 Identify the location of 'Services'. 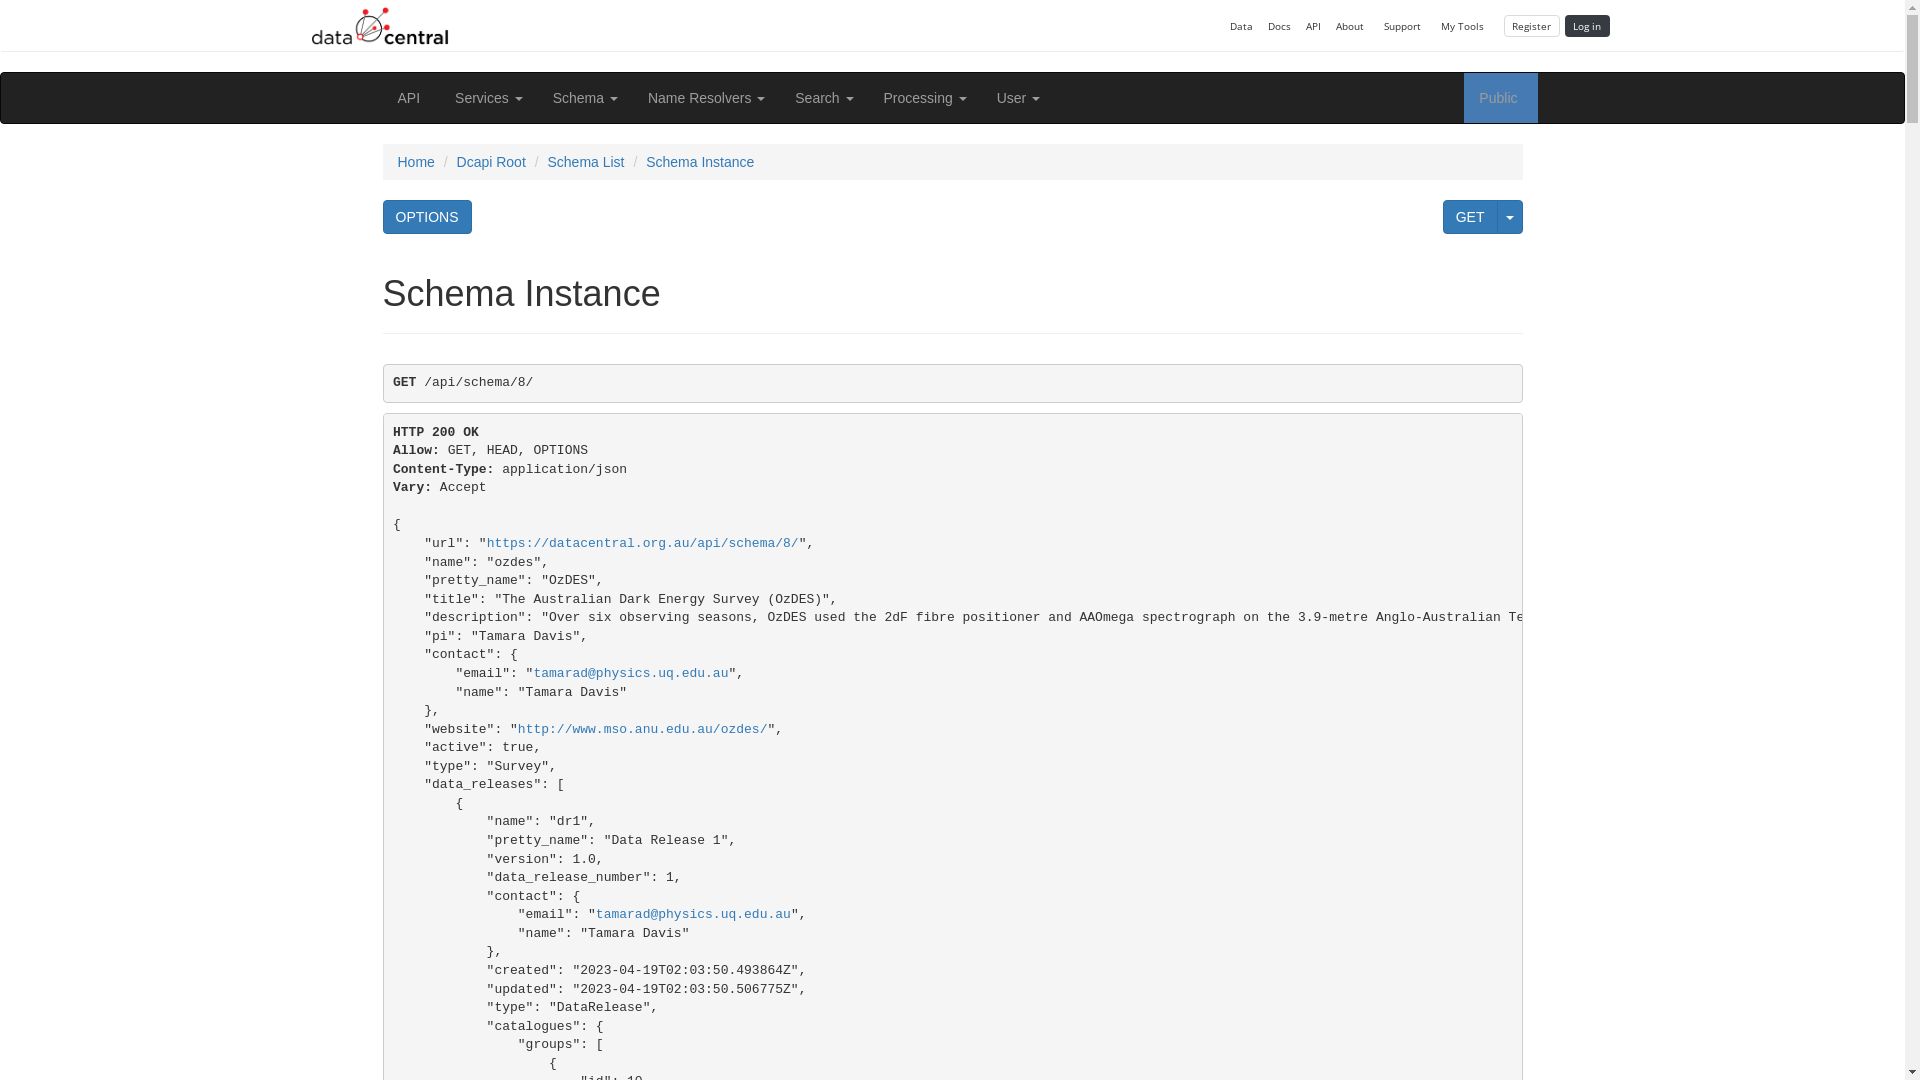
(439, 97).